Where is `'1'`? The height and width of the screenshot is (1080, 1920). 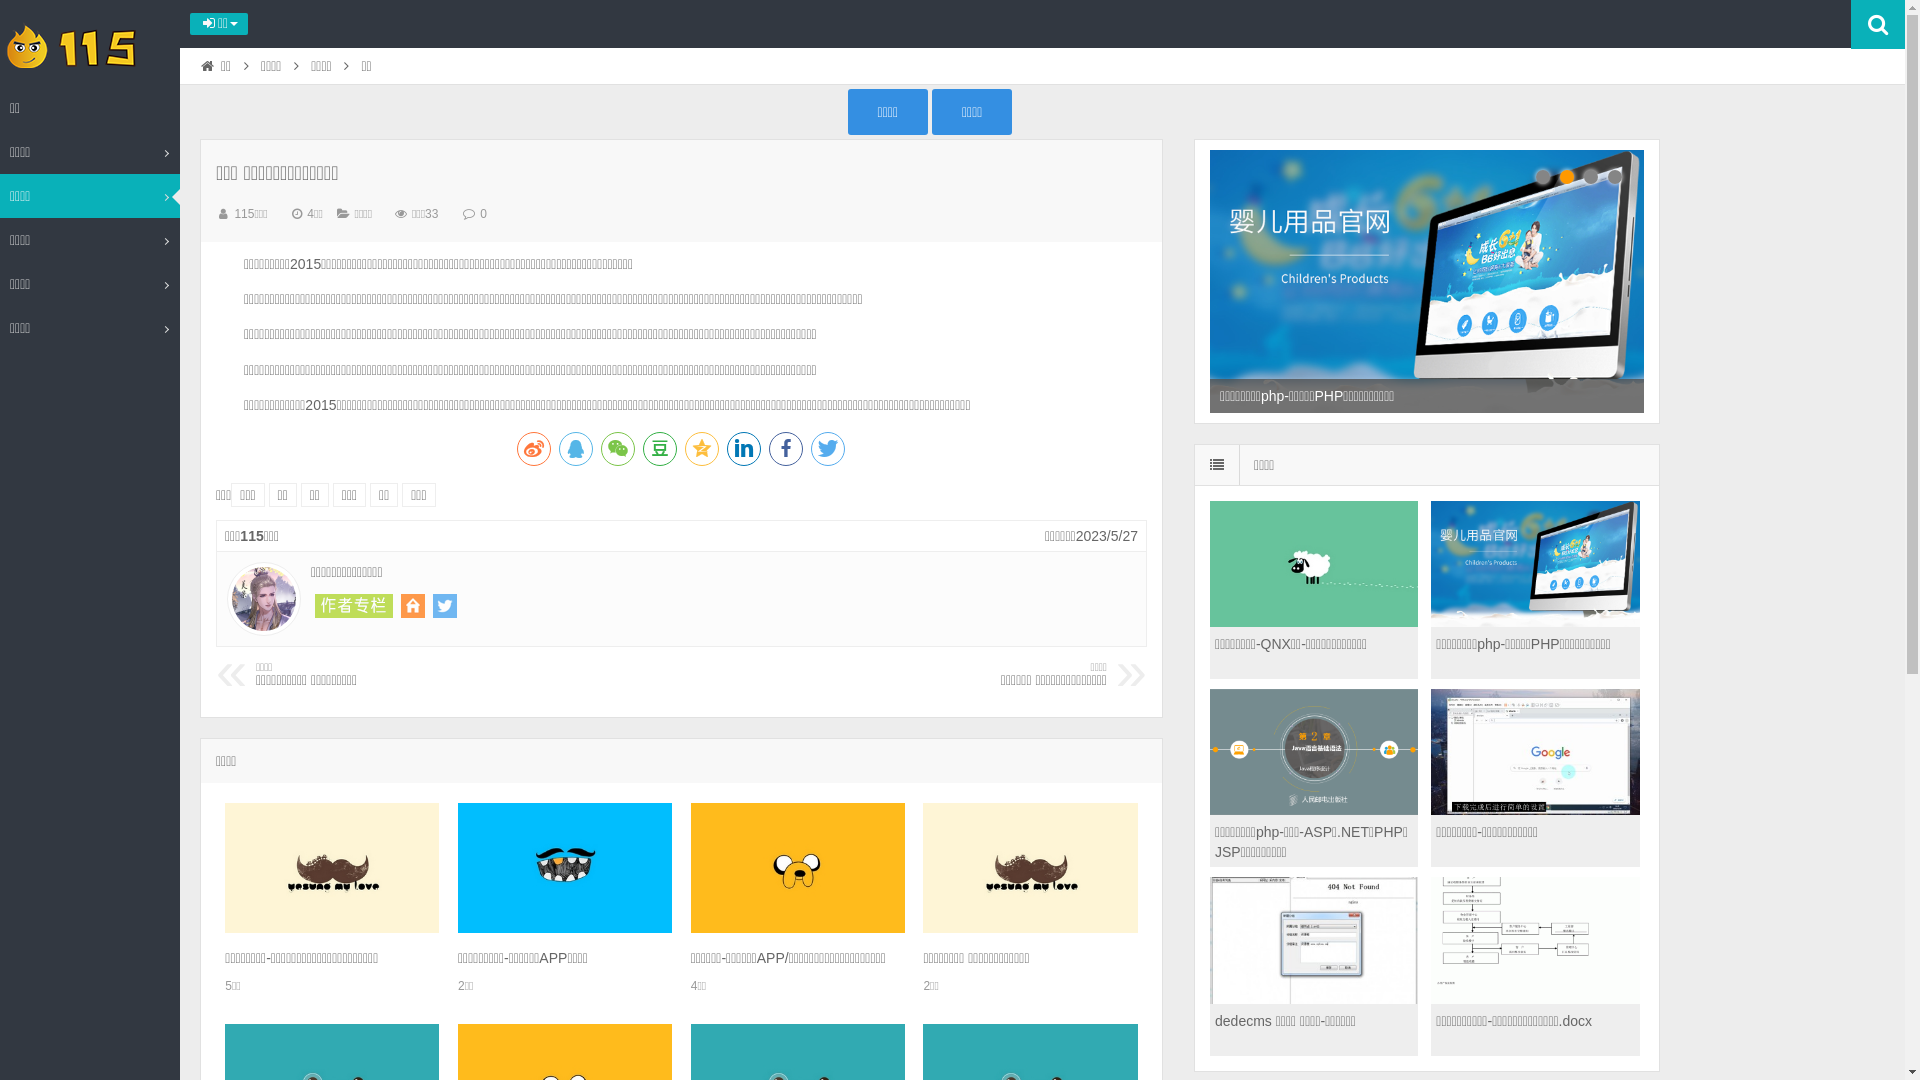
'1' is located at coordinates (1541, 176).